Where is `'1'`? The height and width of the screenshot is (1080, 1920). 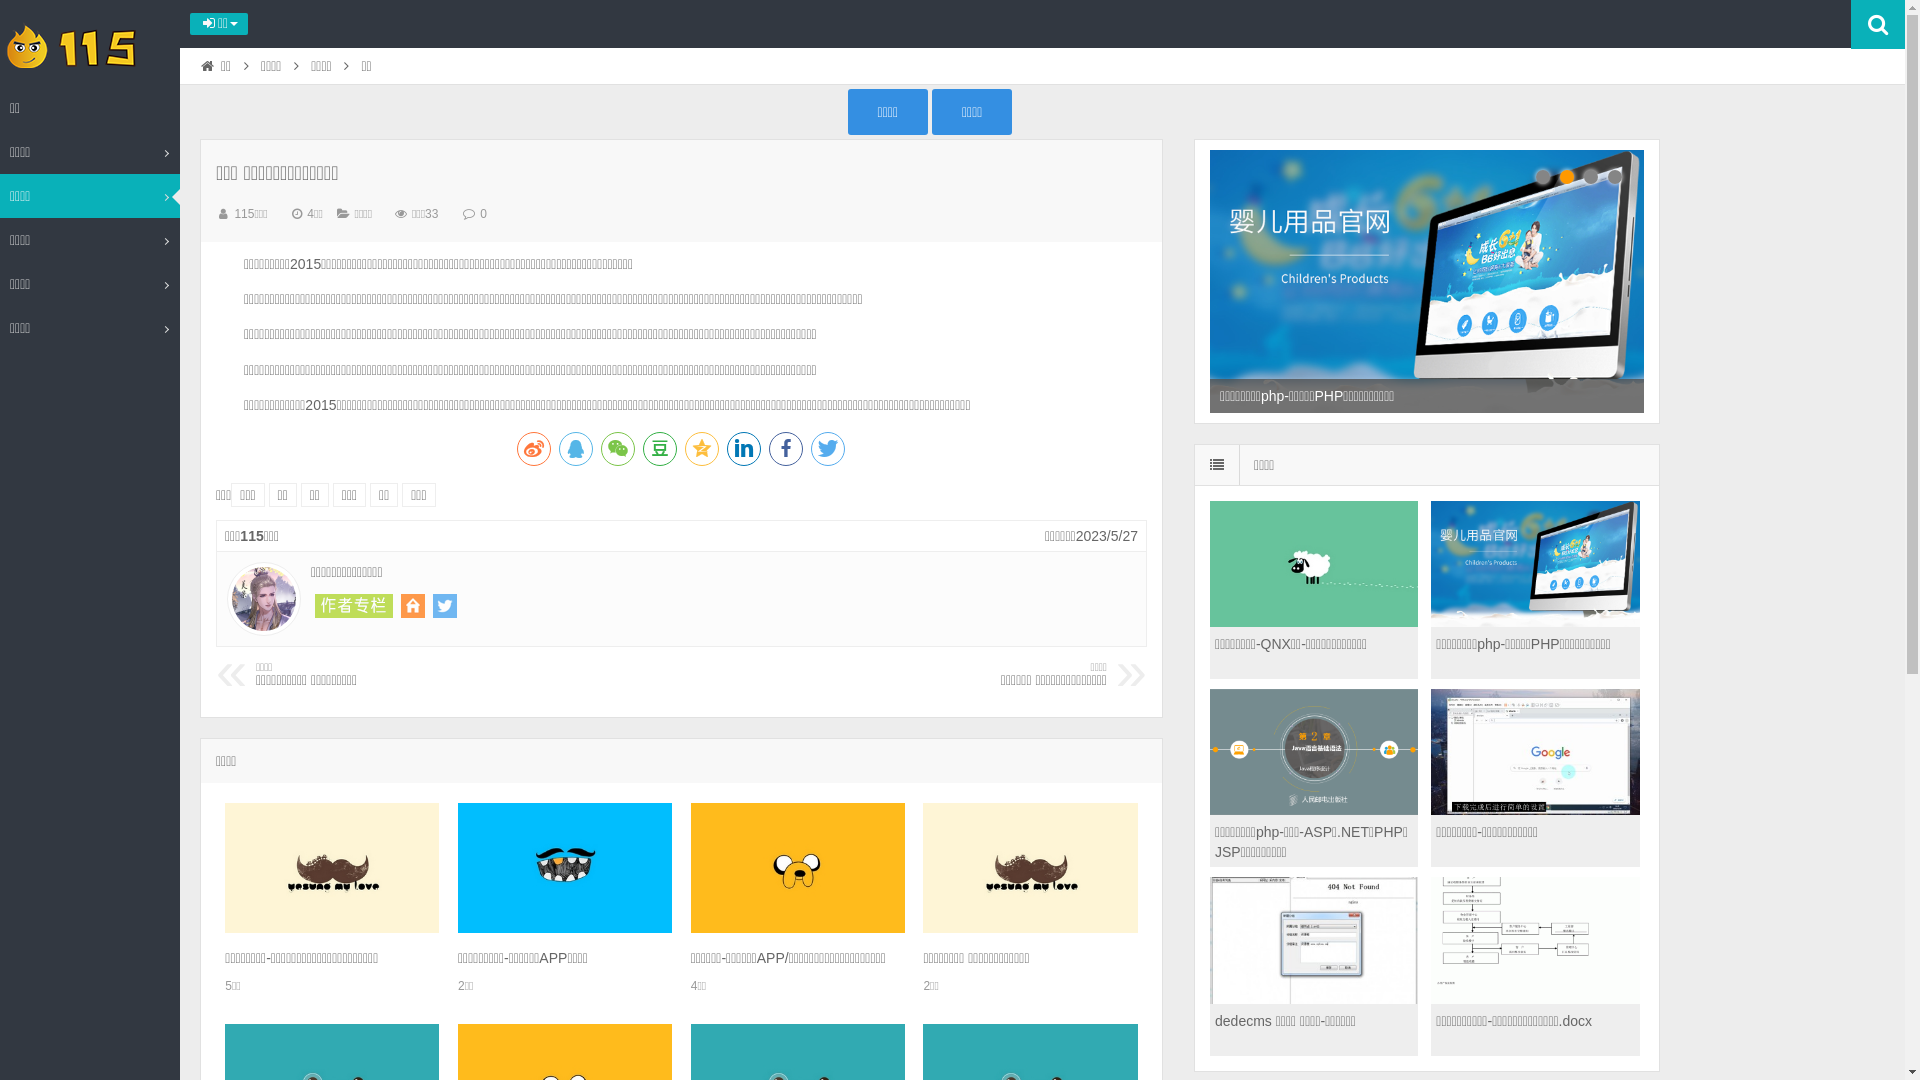
'1' is located at coordinates (1541, 176).